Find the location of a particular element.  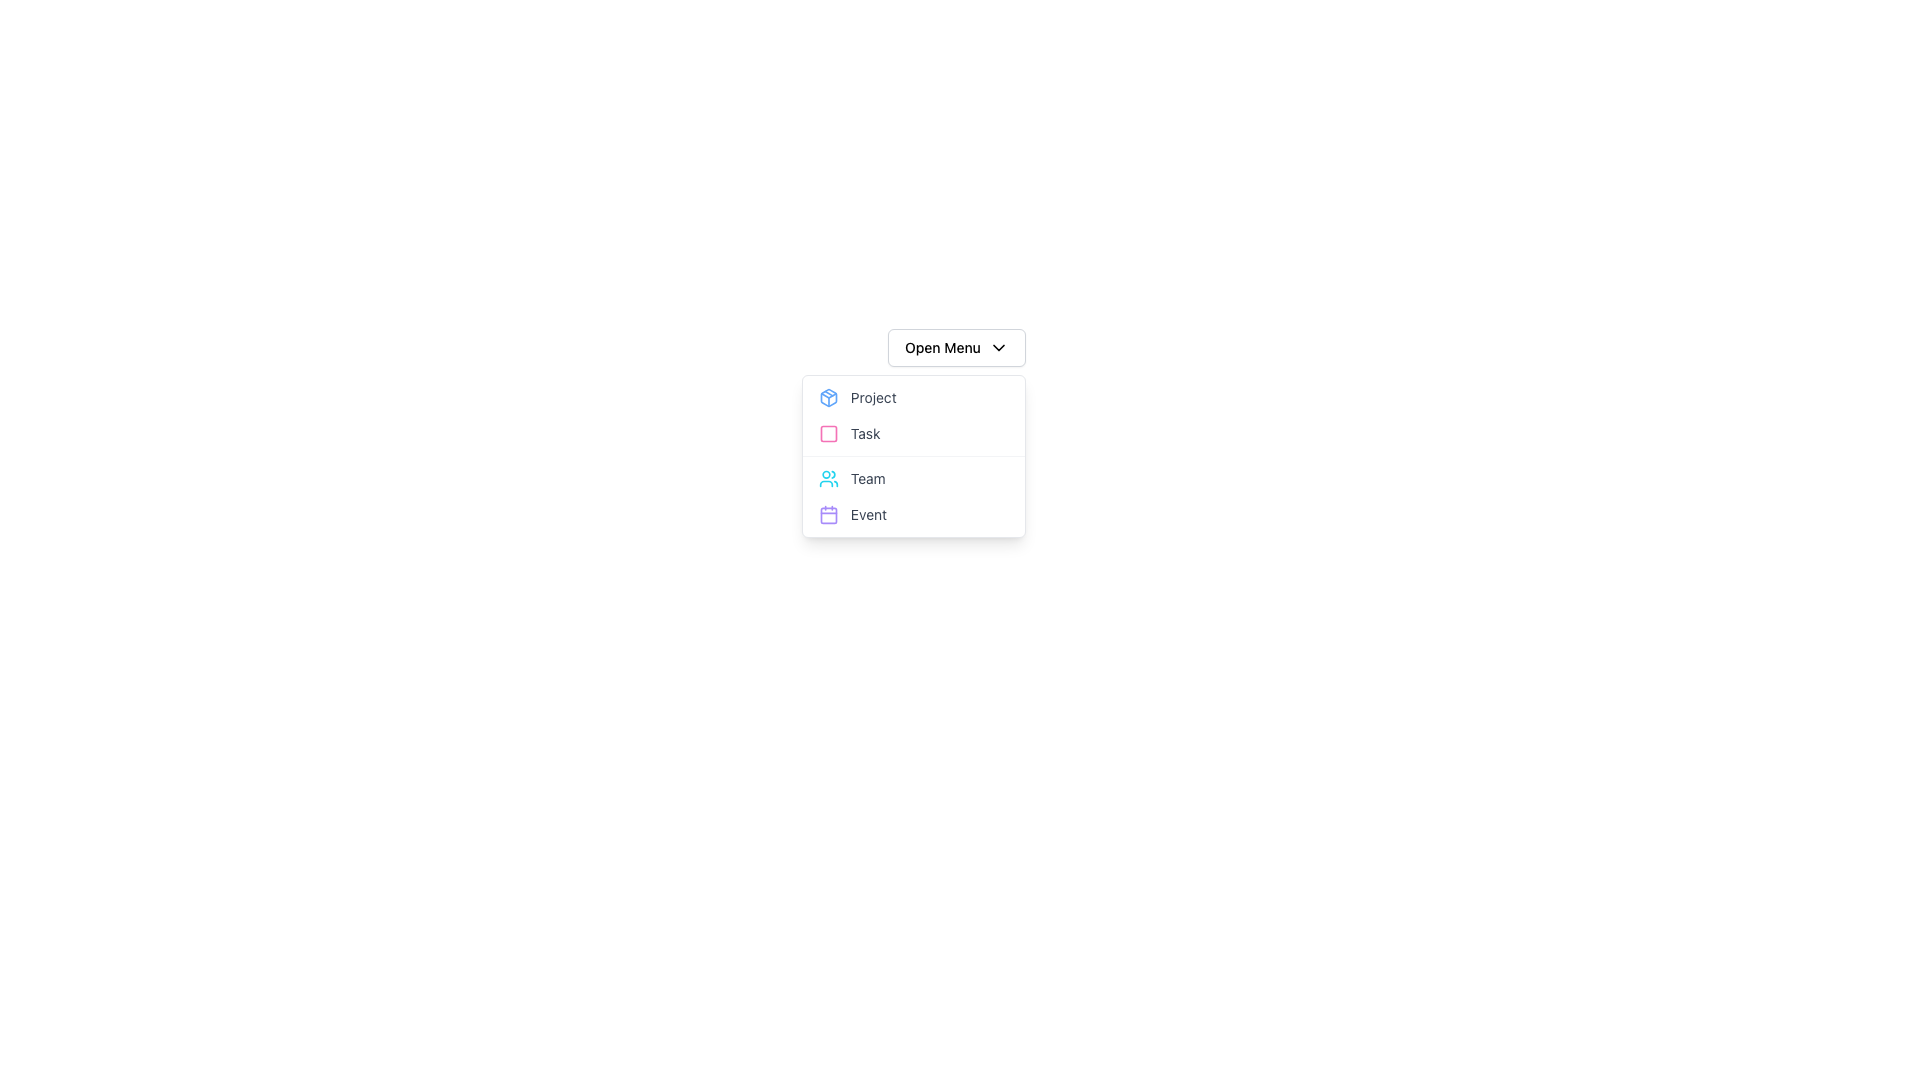

the stylized package icon with a blue outline, located to the left of the 'Project' text in the first item of the menu dropdown is located at coordinates (828, 397).